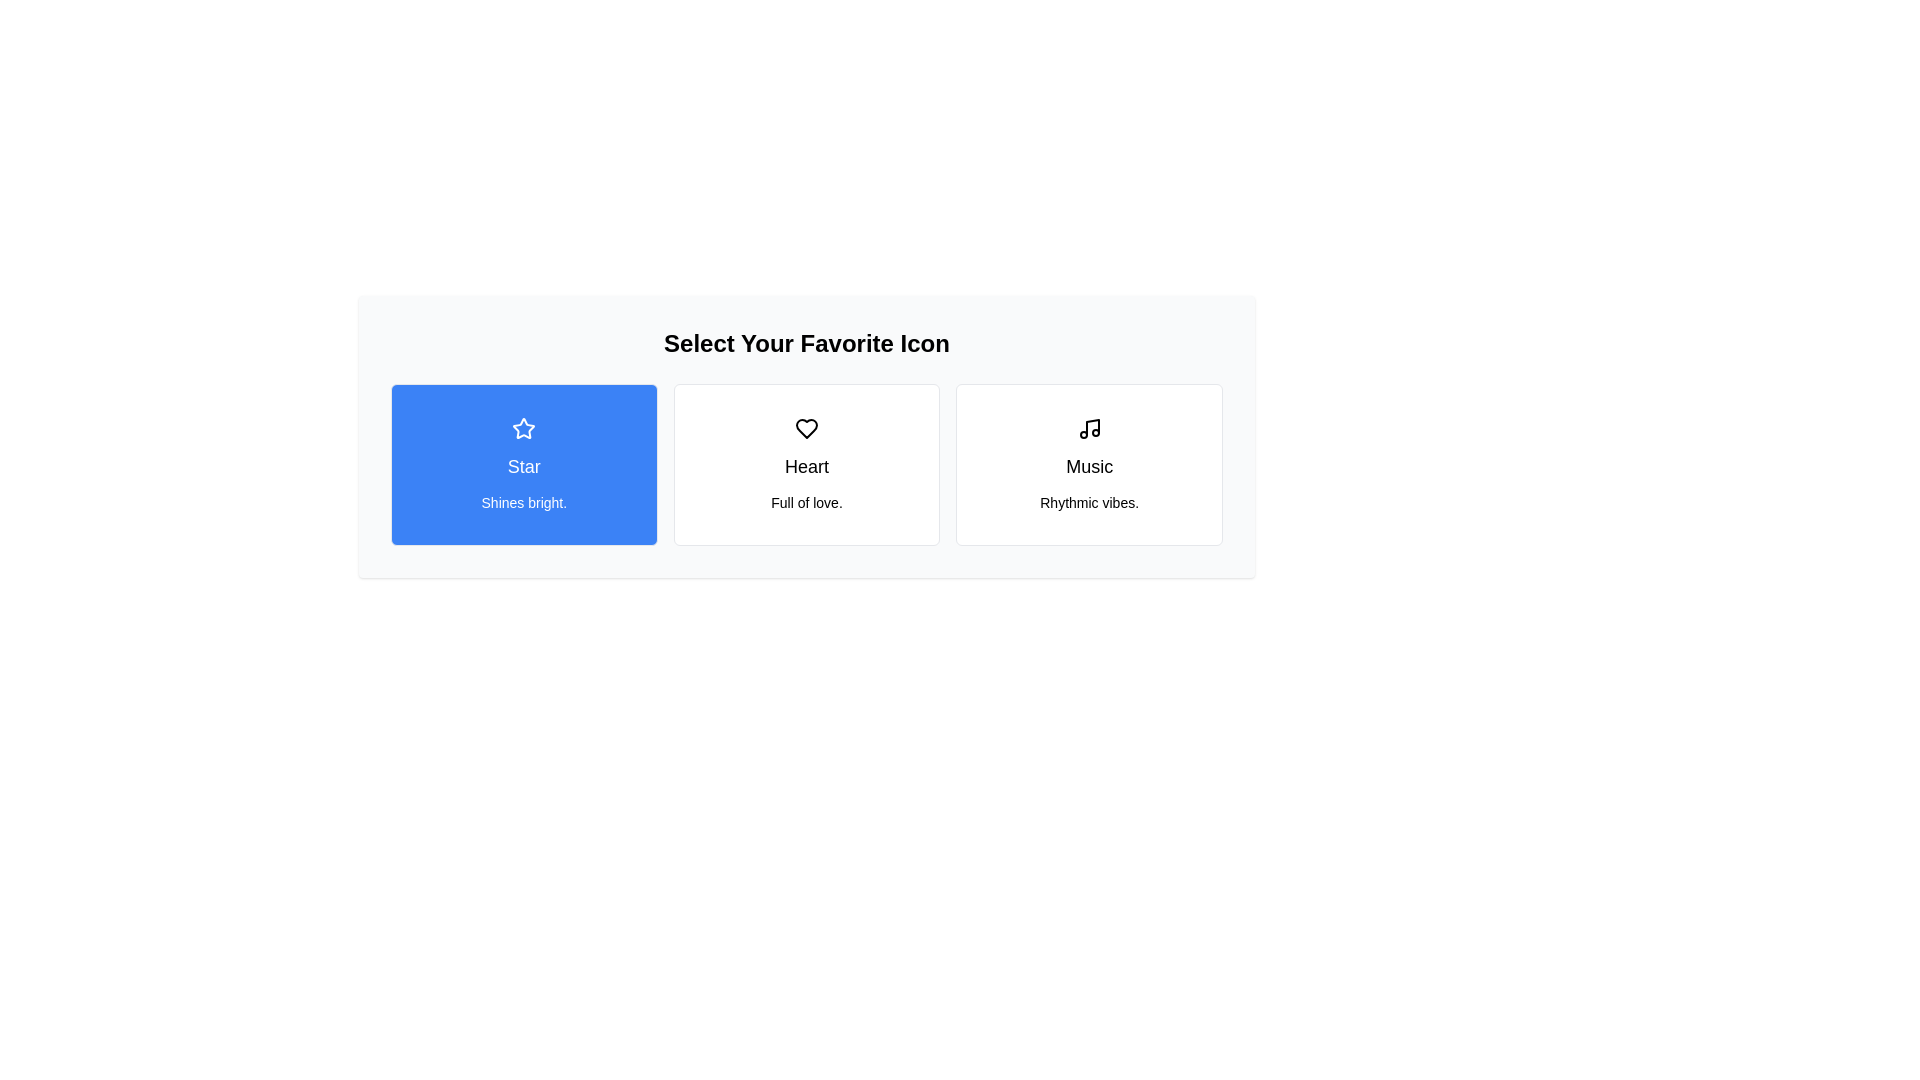 Image resolution: width=1920 pixels, height=1080 pixels. I want to click on the interactive card component, which is the second section in a horizontally arranged panel, so click(806, 465).